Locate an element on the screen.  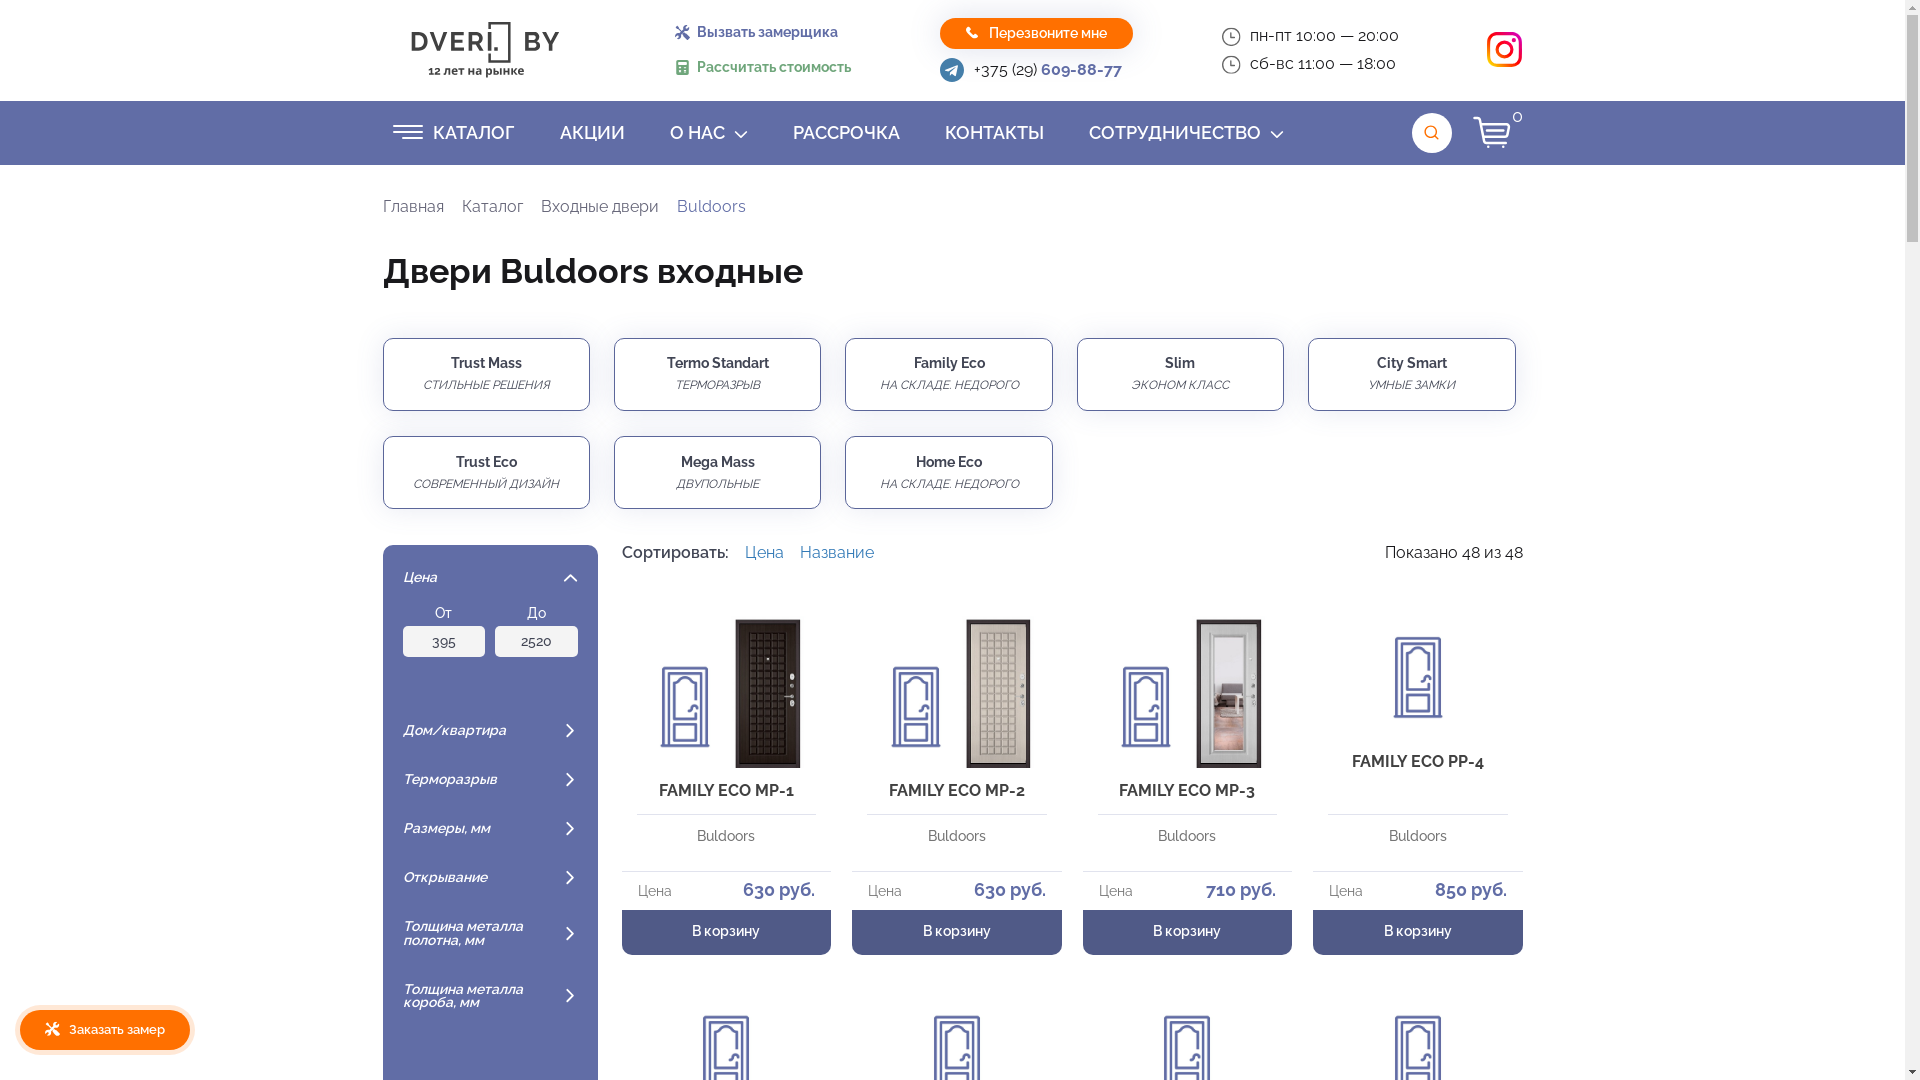
'Telegram' is located at coordinates (950, 68).